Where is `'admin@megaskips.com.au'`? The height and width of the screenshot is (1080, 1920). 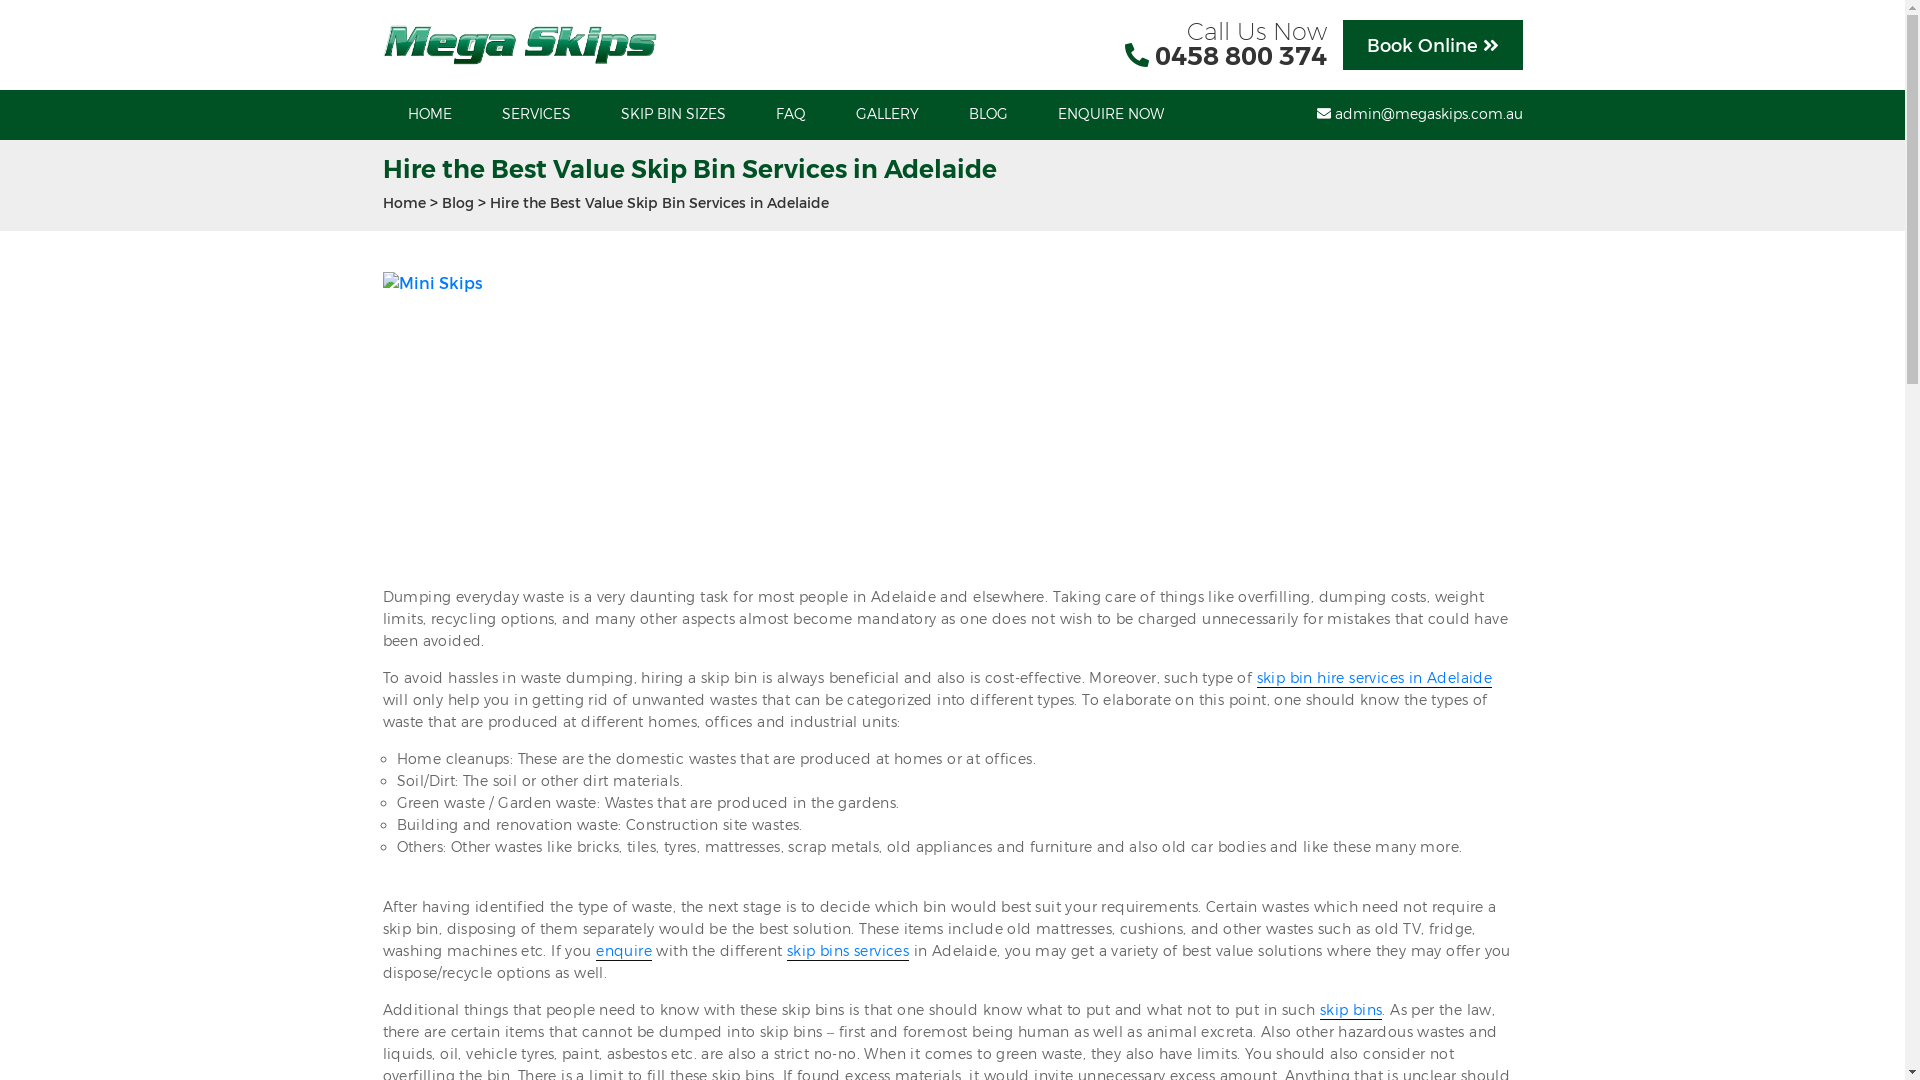 'admin@megaskips.com.au' is located at coordinates (1418, 115).